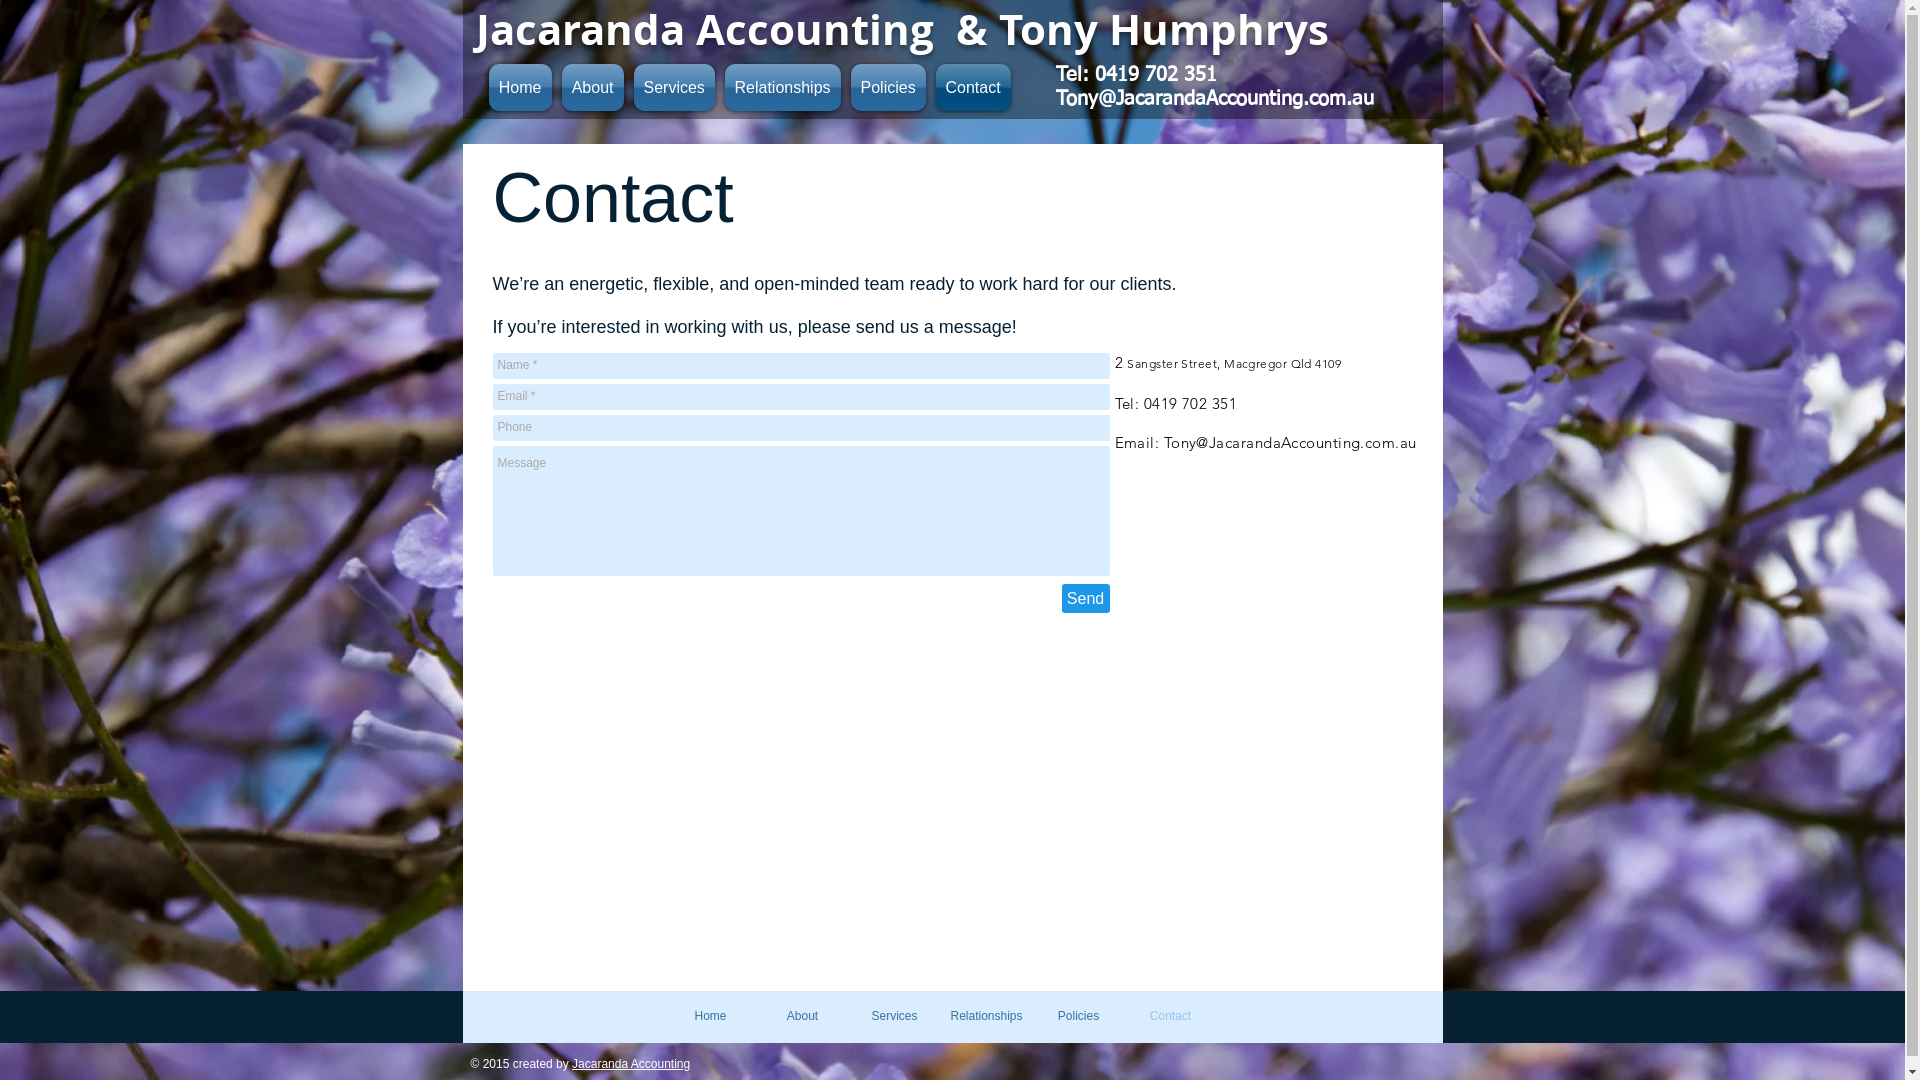 This screenshot has height=1080, width=1920. Describe the element at coordinates (484, 86) in the screenshot. I see `'Home'` at that location.